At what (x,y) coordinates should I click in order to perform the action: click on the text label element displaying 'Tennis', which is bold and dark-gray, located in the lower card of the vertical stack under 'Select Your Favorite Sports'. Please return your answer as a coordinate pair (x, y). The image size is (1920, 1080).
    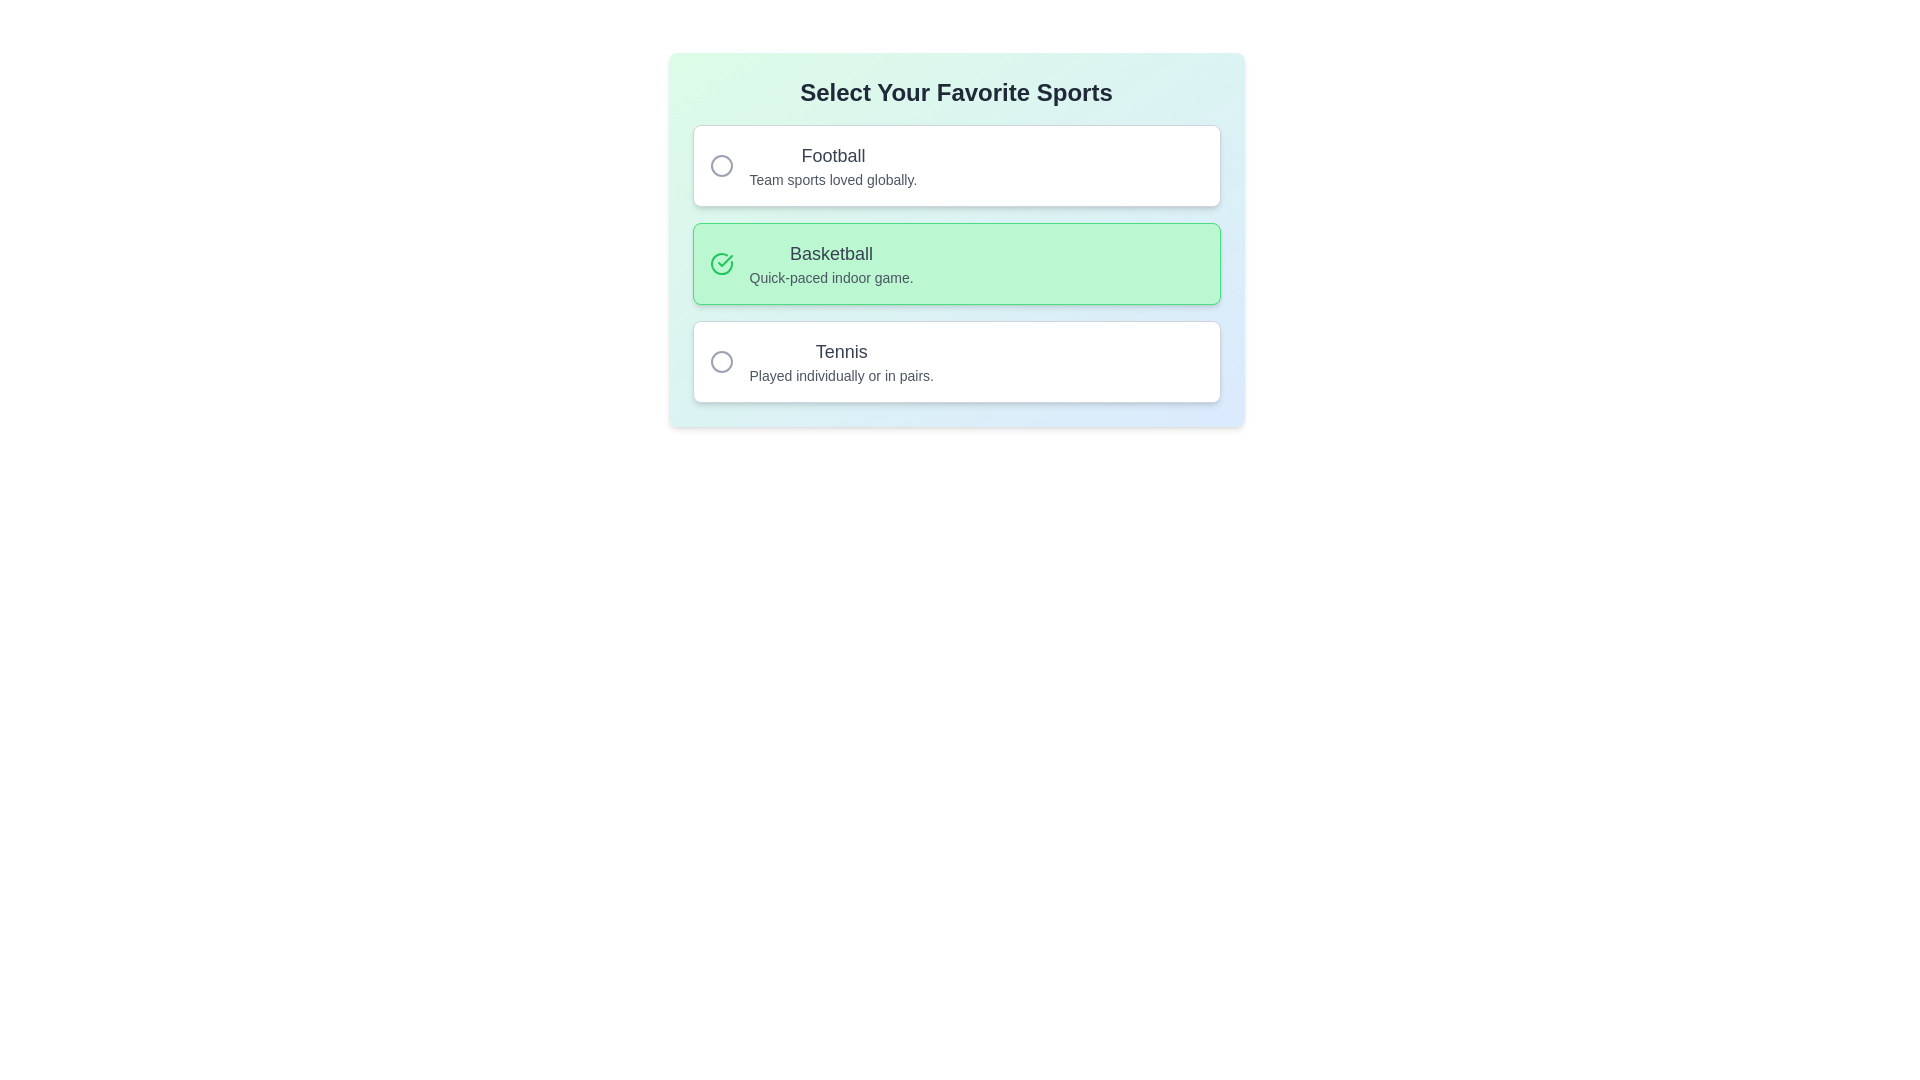
    Looking at the image, I should click on (841, 350).